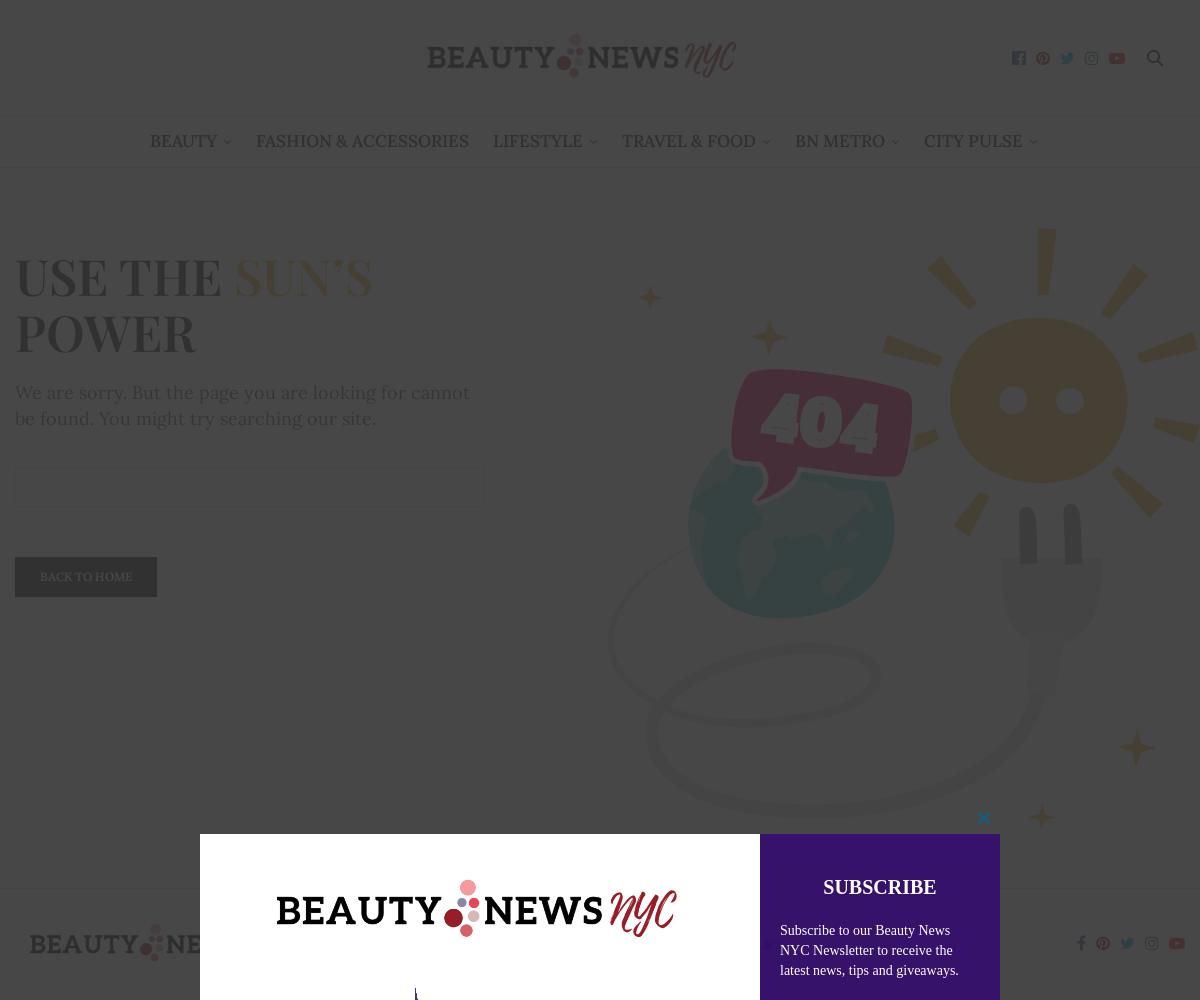 The width and height of the screenshot is (1200, 1000). Describe the element at coordinates (689, 141) in the screenshot. I see `'Travel & Food'` at that location.